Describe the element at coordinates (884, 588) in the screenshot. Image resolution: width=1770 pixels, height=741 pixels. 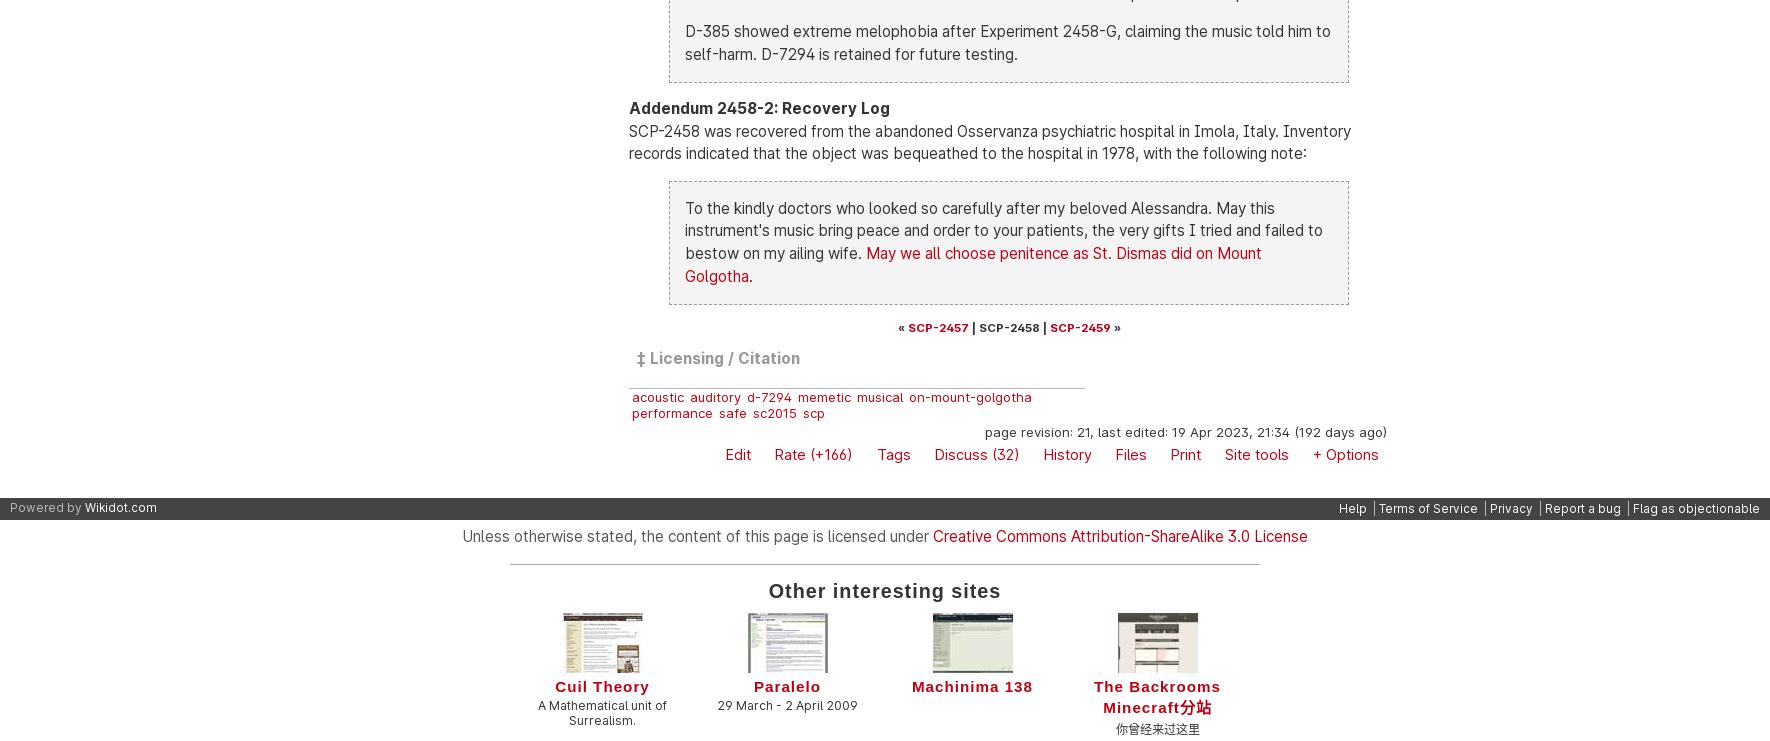
I see `'Other interesting sites'` at that location.